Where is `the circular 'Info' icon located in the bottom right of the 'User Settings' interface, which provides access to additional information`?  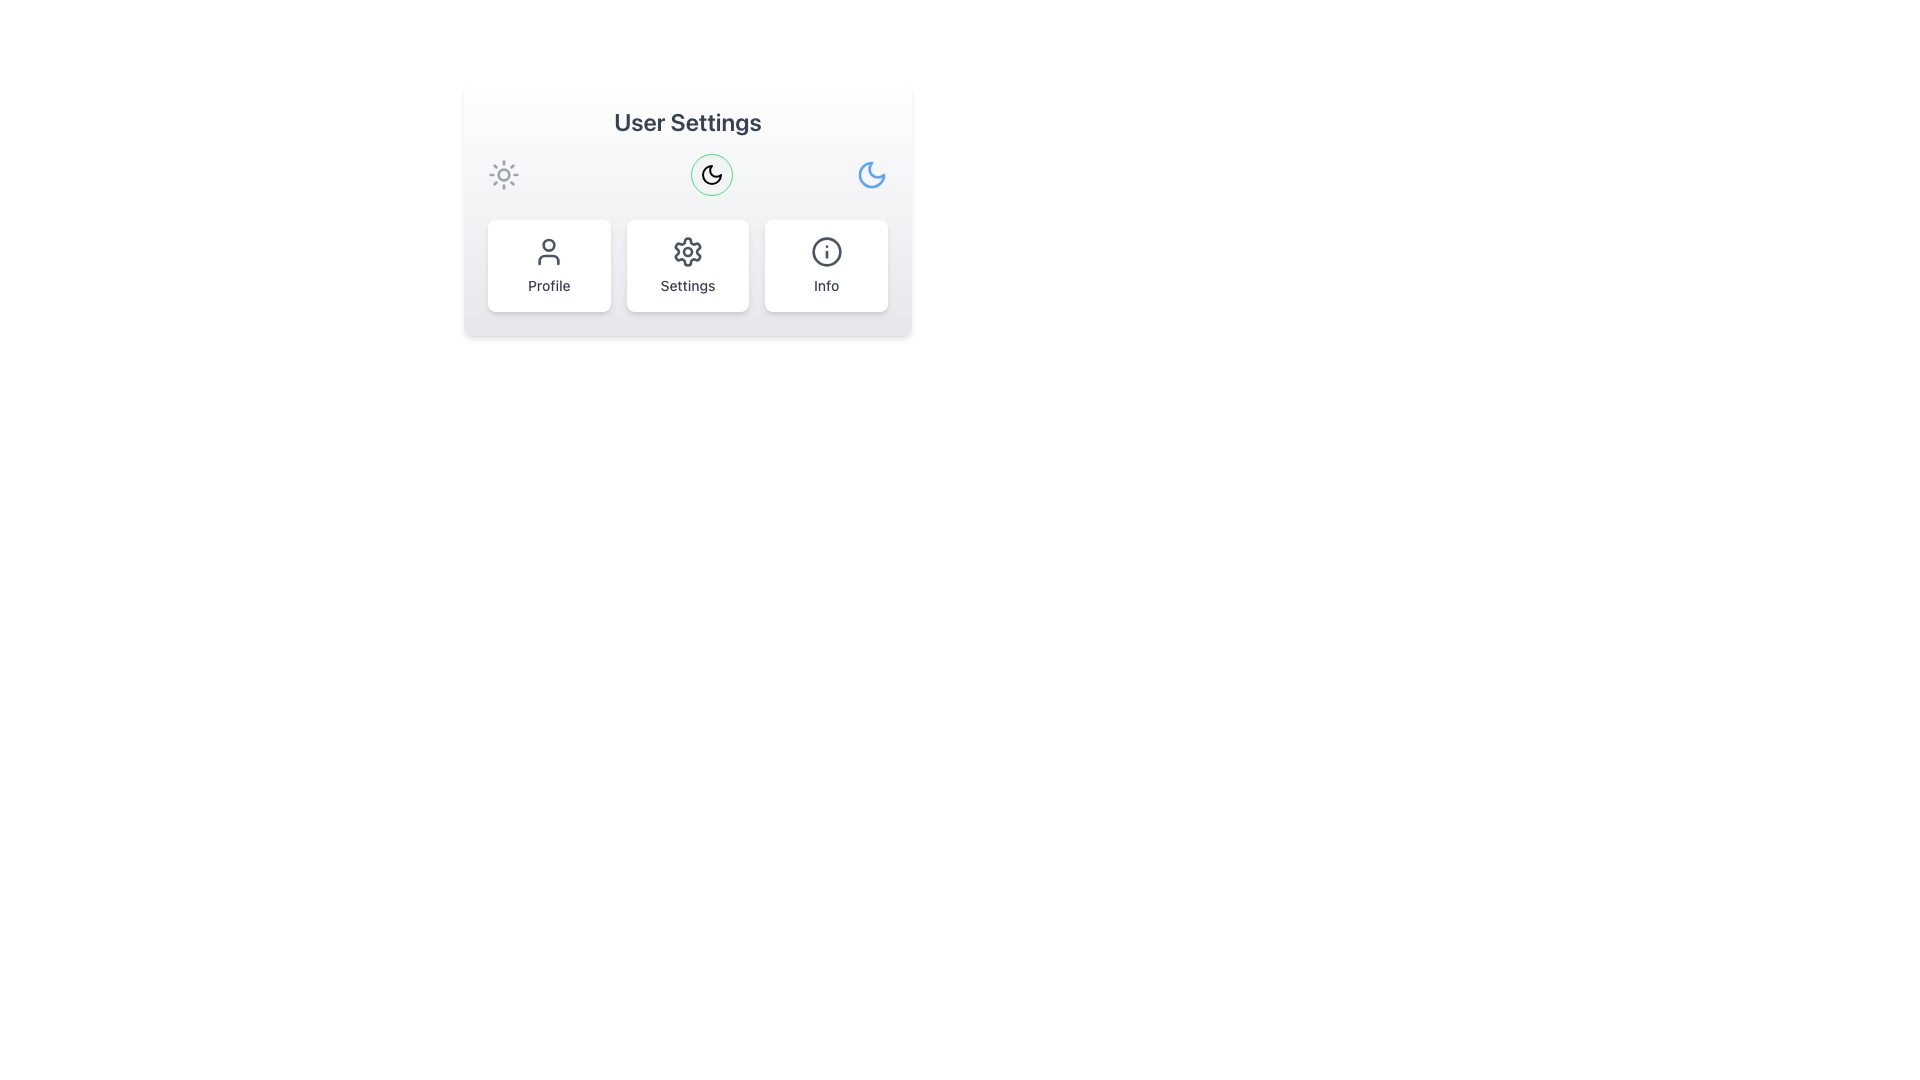
the circular 'Info' icon located in the bottom right of the 'User Settings' interface, which provides access to additional information is located at coordinates (826, 250).